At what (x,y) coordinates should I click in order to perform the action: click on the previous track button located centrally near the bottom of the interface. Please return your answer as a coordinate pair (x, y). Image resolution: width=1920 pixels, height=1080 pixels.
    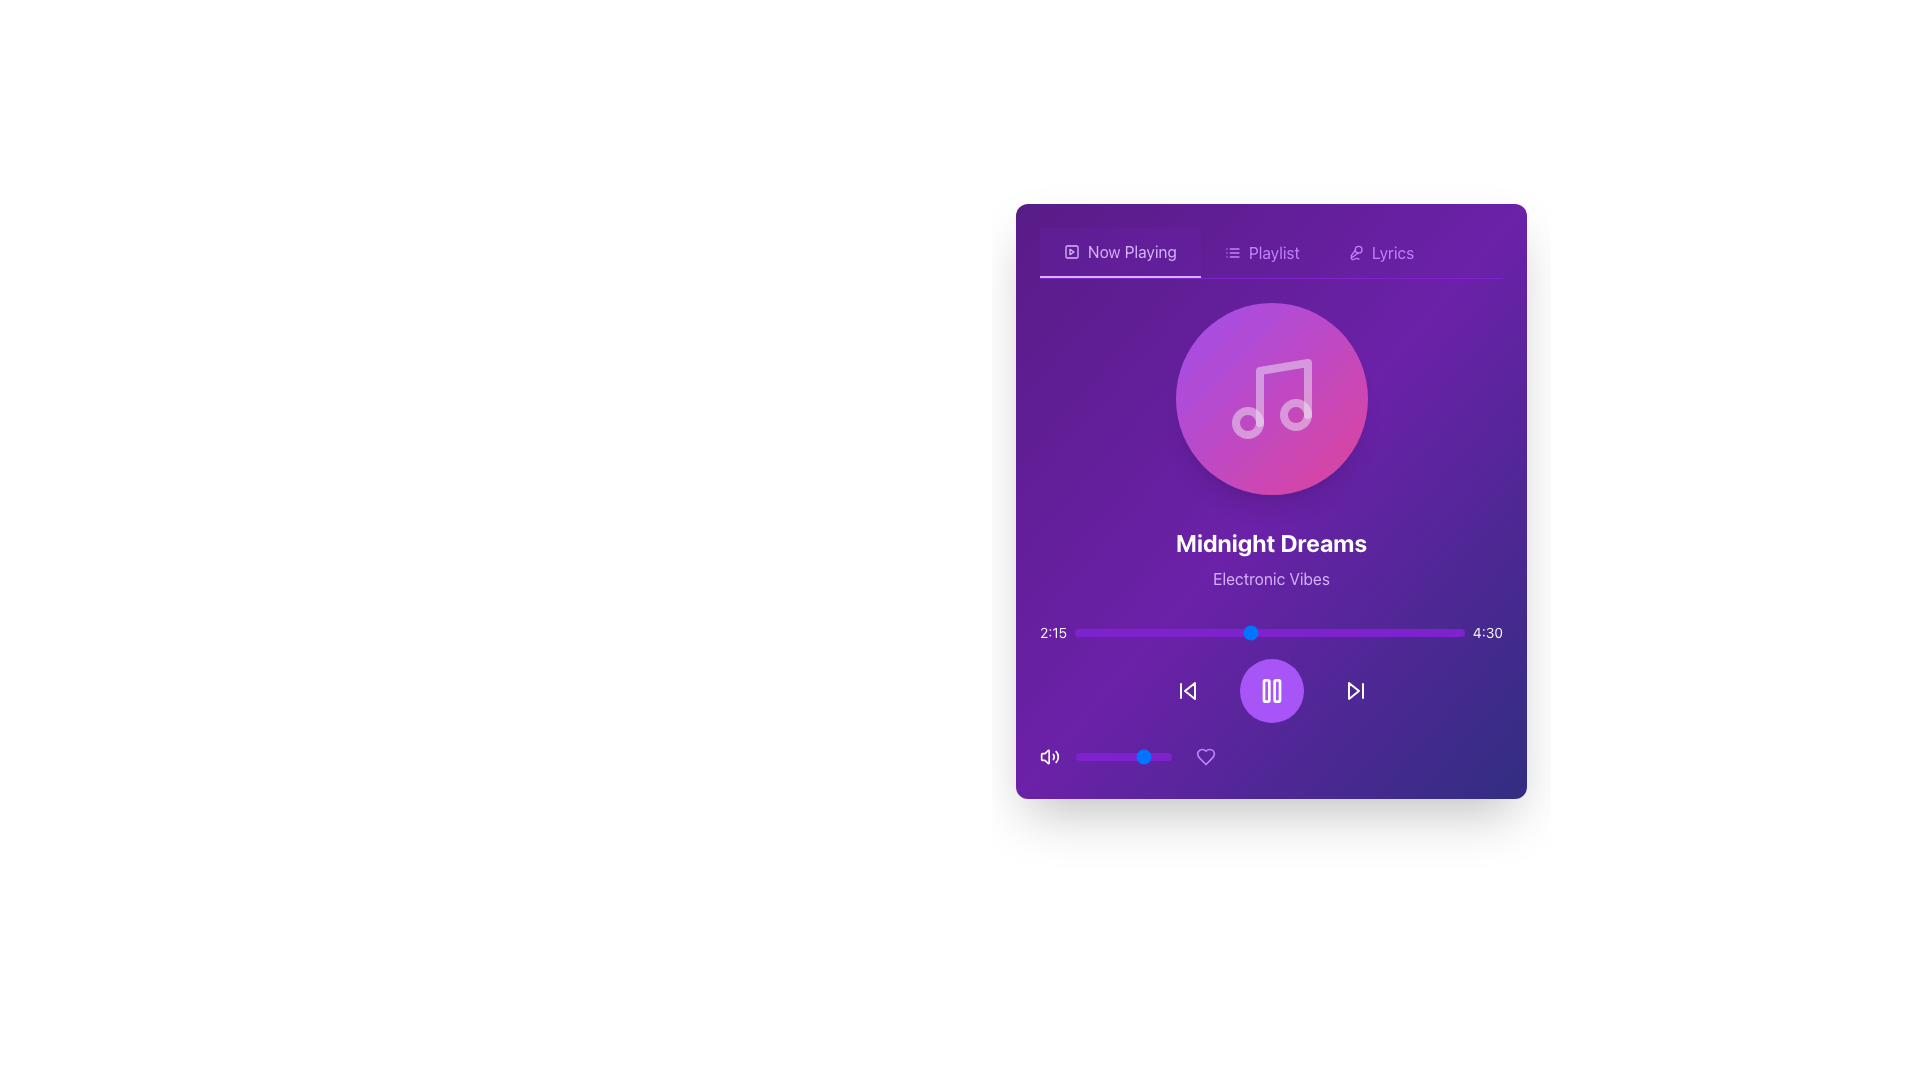
    Looking at the image, I should click on (1187, 689).